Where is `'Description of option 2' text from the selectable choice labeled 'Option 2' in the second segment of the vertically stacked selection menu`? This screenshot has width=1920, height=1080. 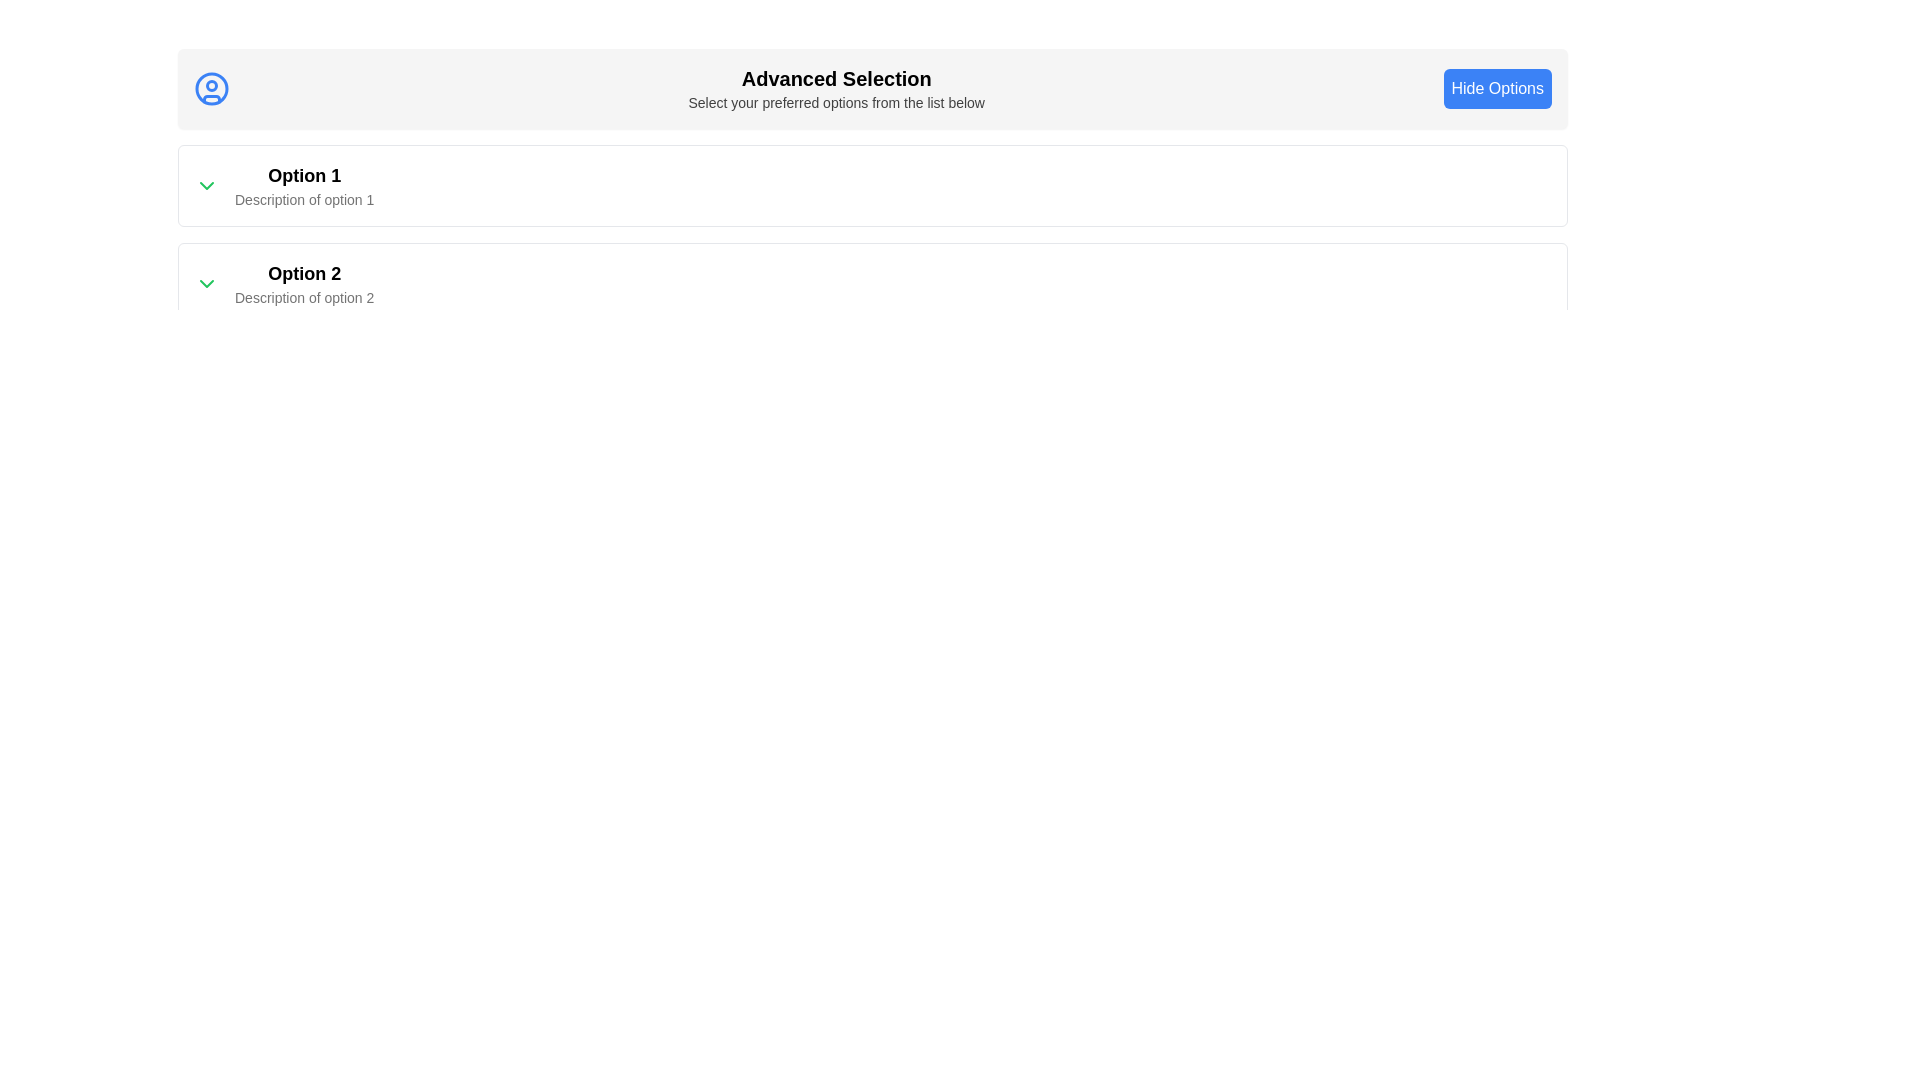 'Description of option 2' text from the selectable choice labeled 'Option 2' in the second segment of the vertically stacked selection menu is located at coordinates (303, 284).